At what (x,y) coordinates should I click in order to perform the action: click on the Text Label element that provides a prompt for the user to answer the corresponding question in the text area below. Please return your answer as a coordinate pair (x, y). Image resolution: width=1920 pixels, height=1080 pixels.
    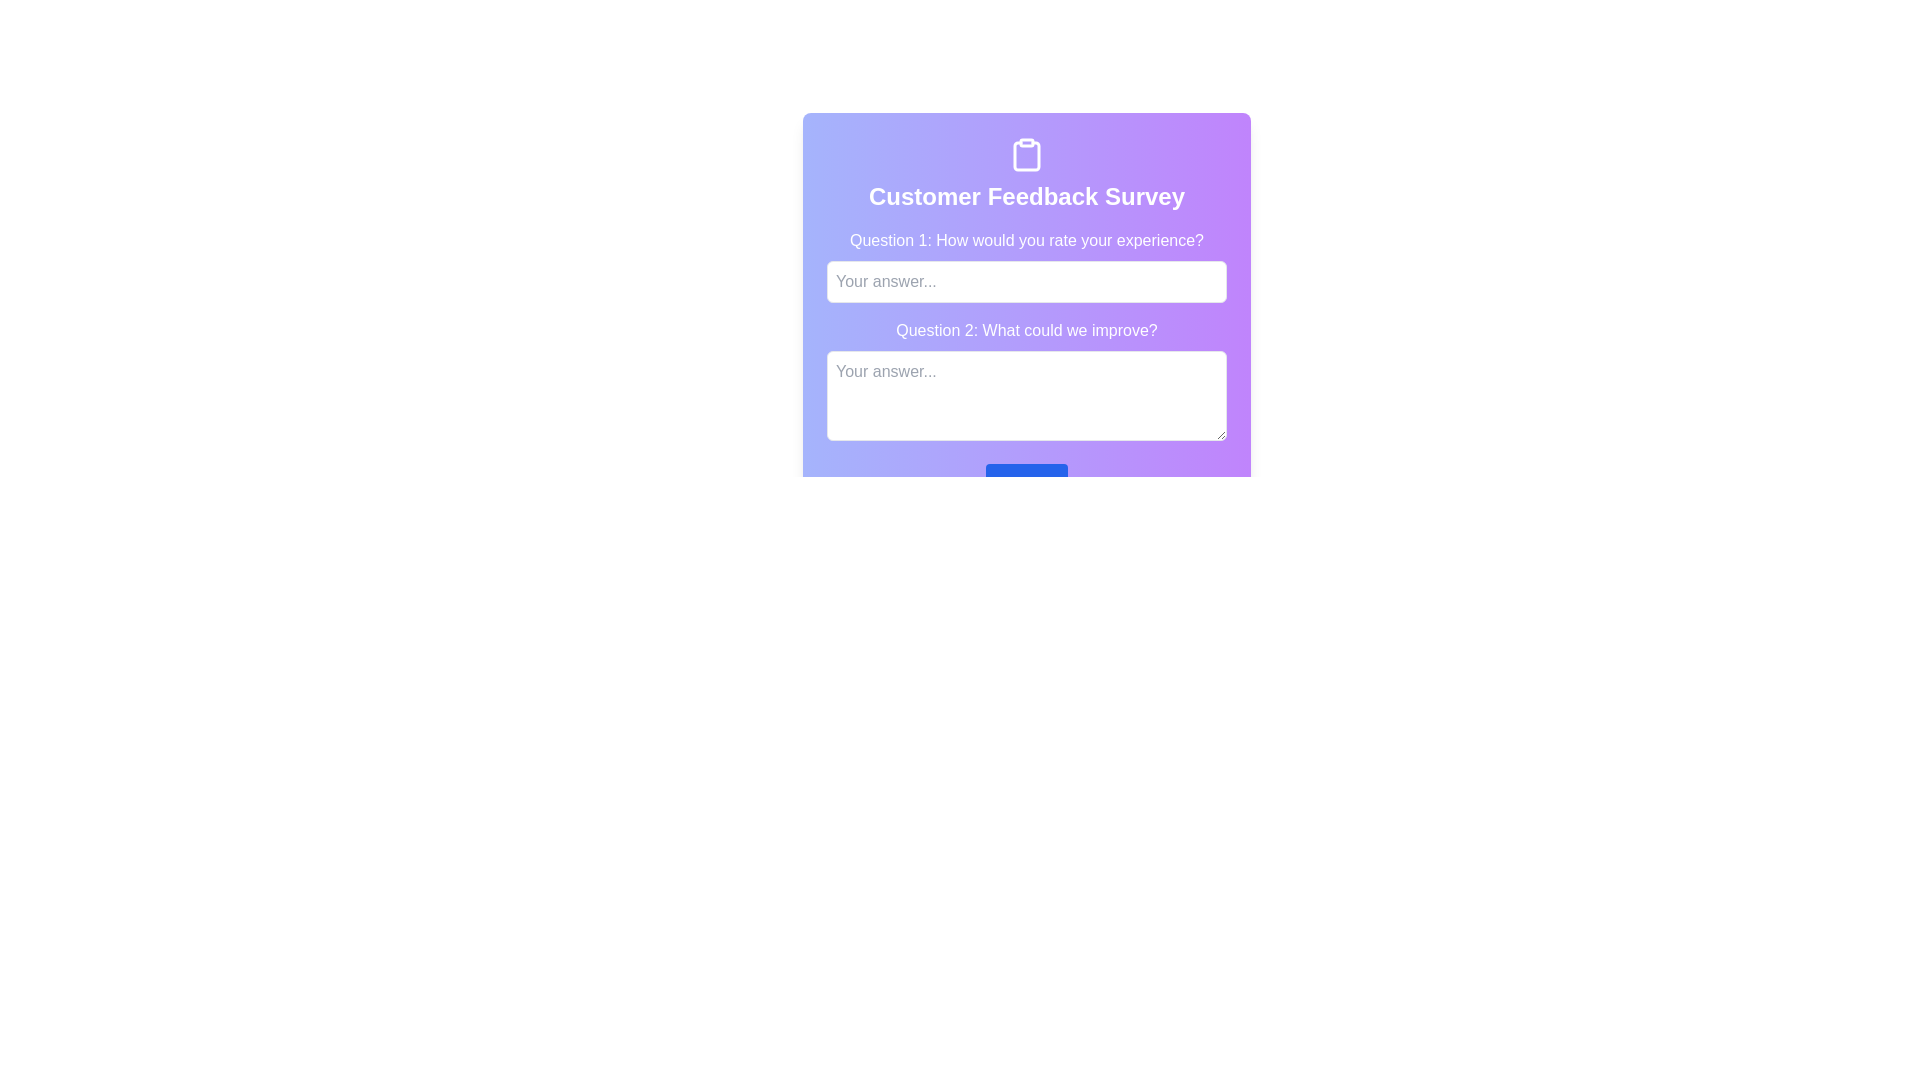
    Looking at the image, I should click on (1027, 330).